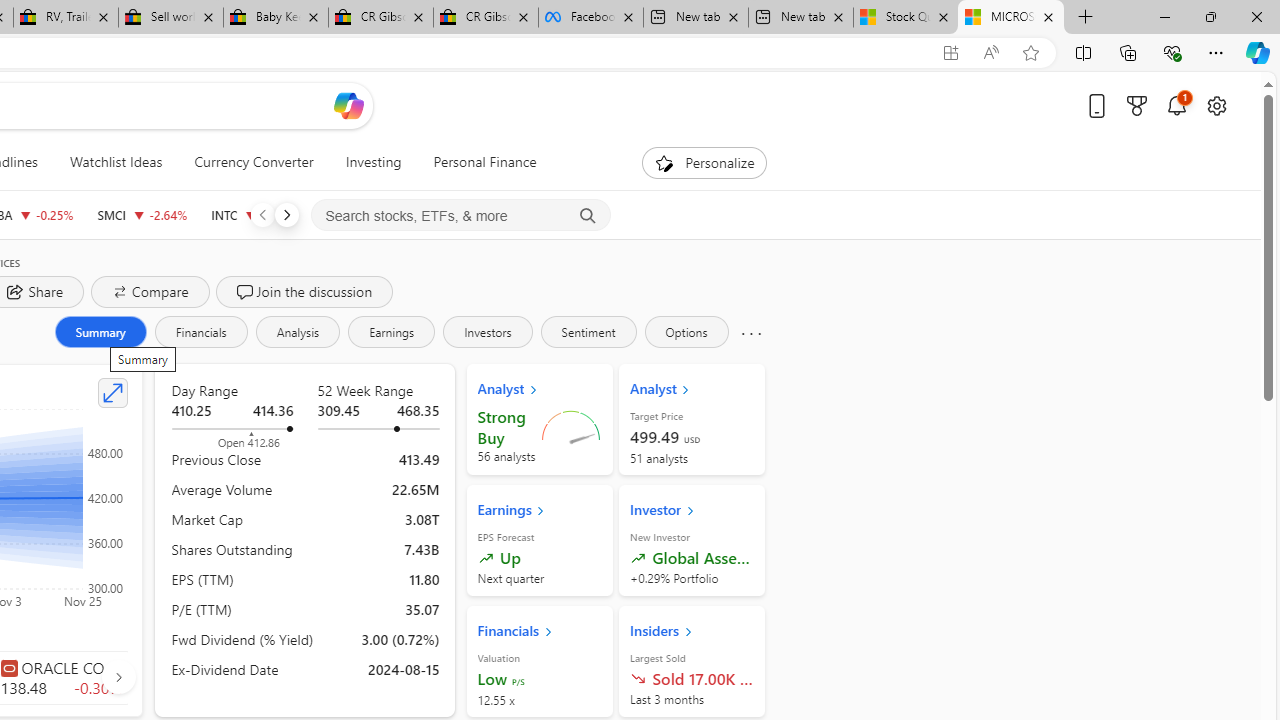 Image resolution: width=1280 pixels, height=720 pixels. Describe the element at coordinates (800, 17) in the screenshot. I see `'New tab'` at that location.